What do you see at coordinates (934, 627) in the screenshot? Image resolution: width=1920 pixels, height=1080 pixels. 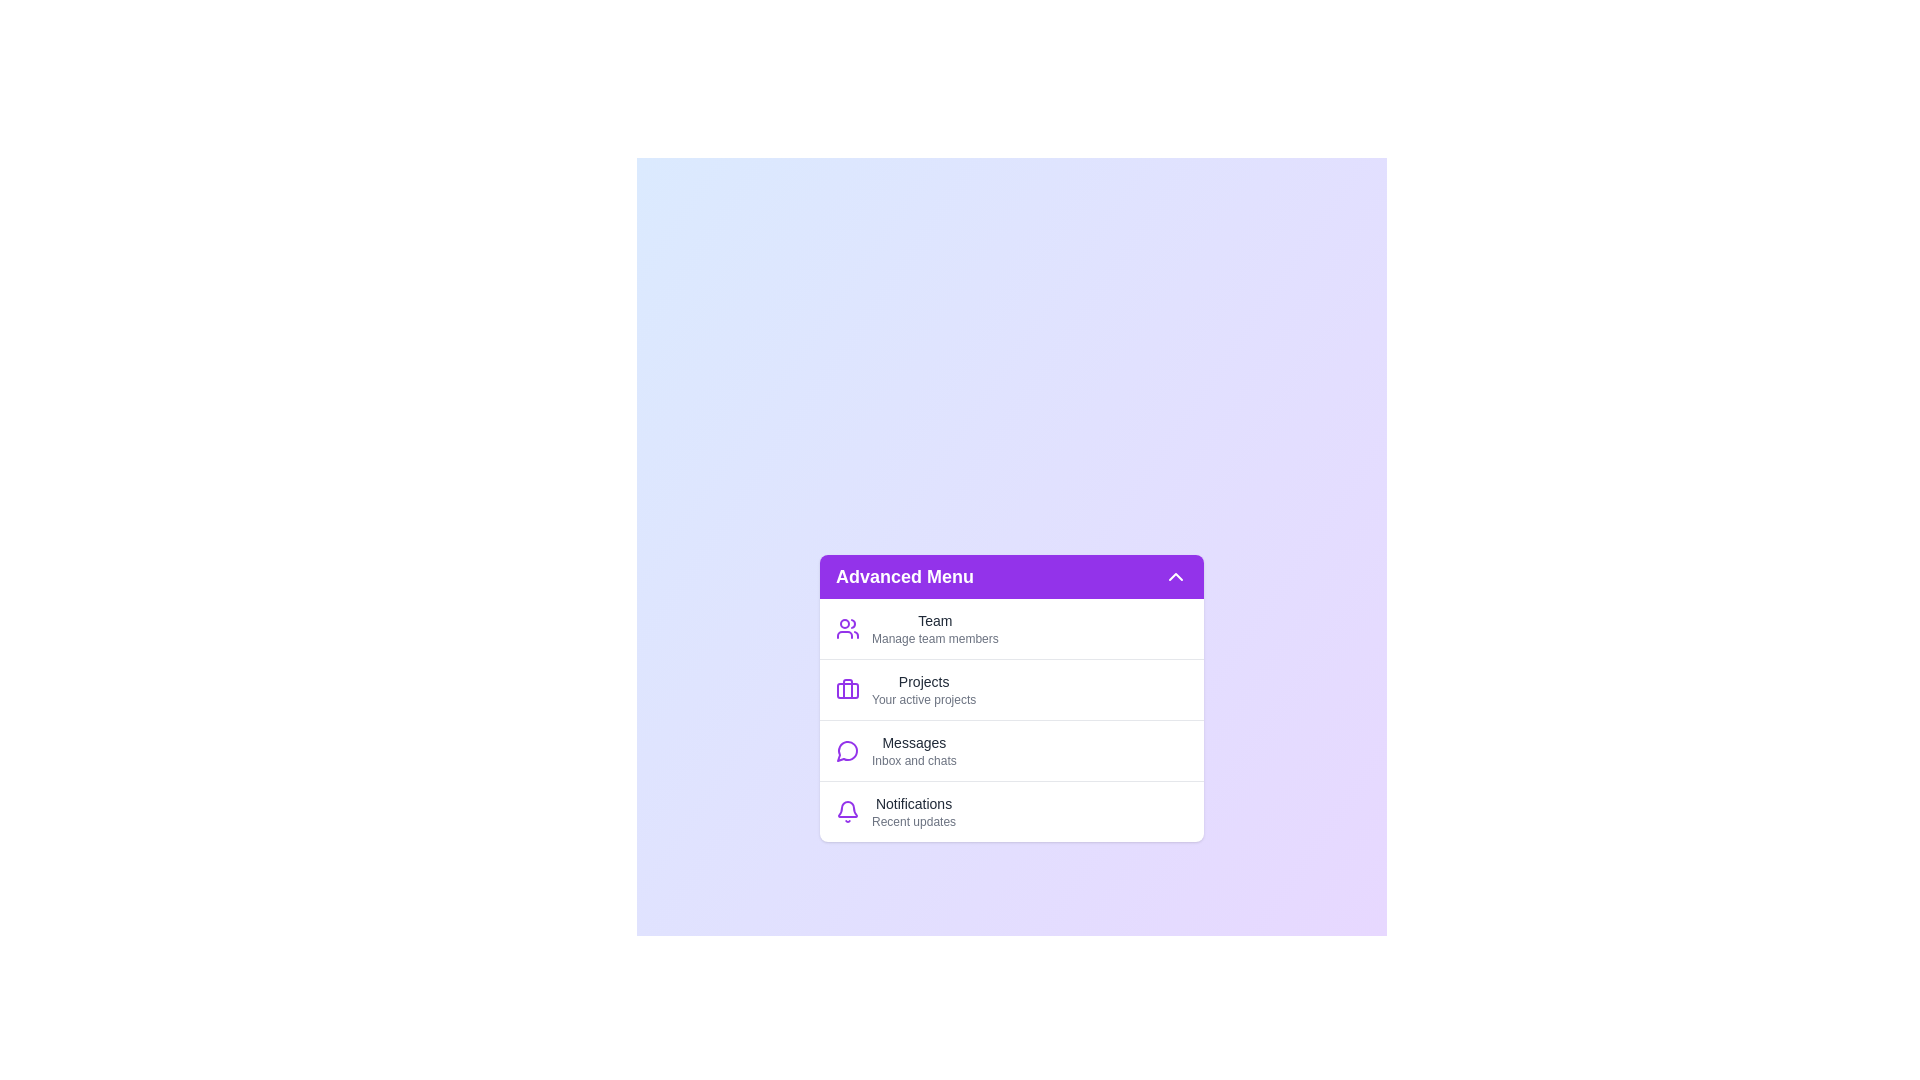 I see `the text of a menu item identified by its label Team` at bounding box center [934, 627].